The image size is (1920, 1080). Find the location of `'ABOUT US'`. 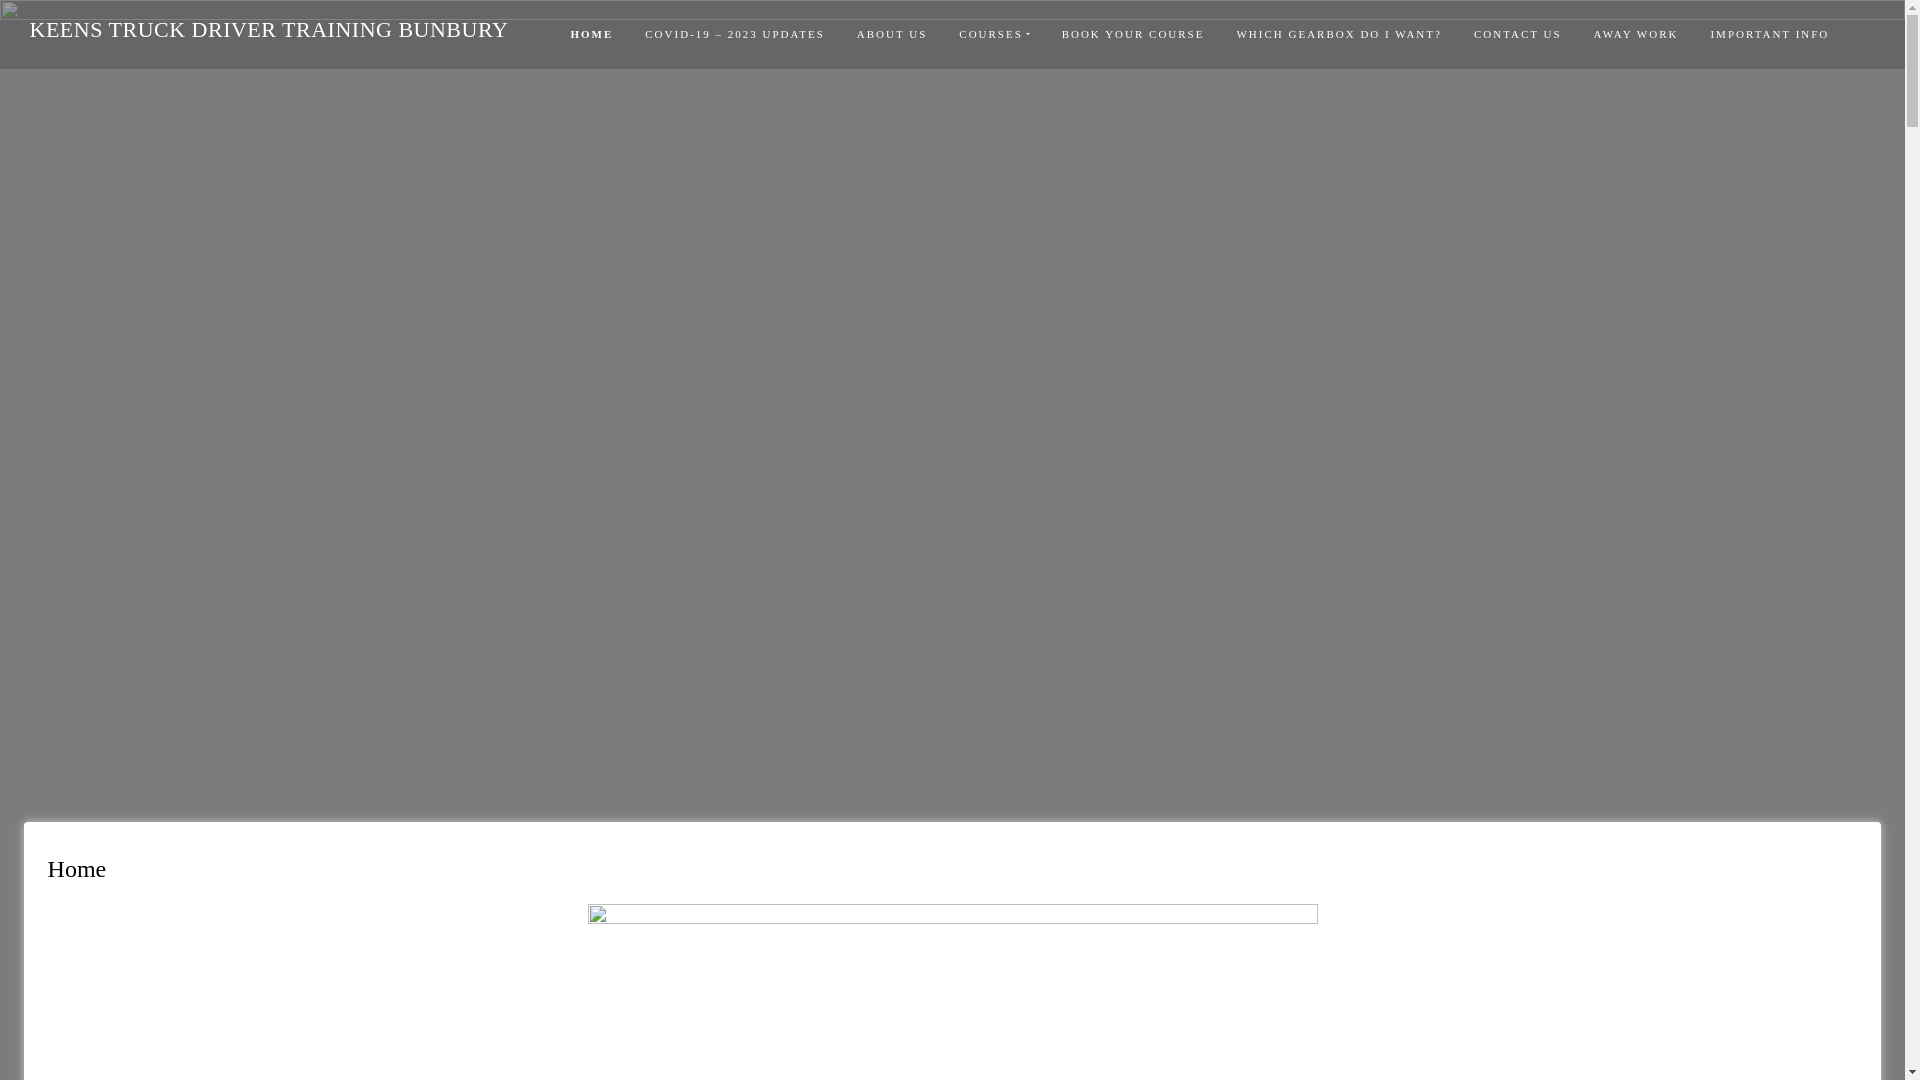

'ABOUT US' is located at coordinates (891, 34).